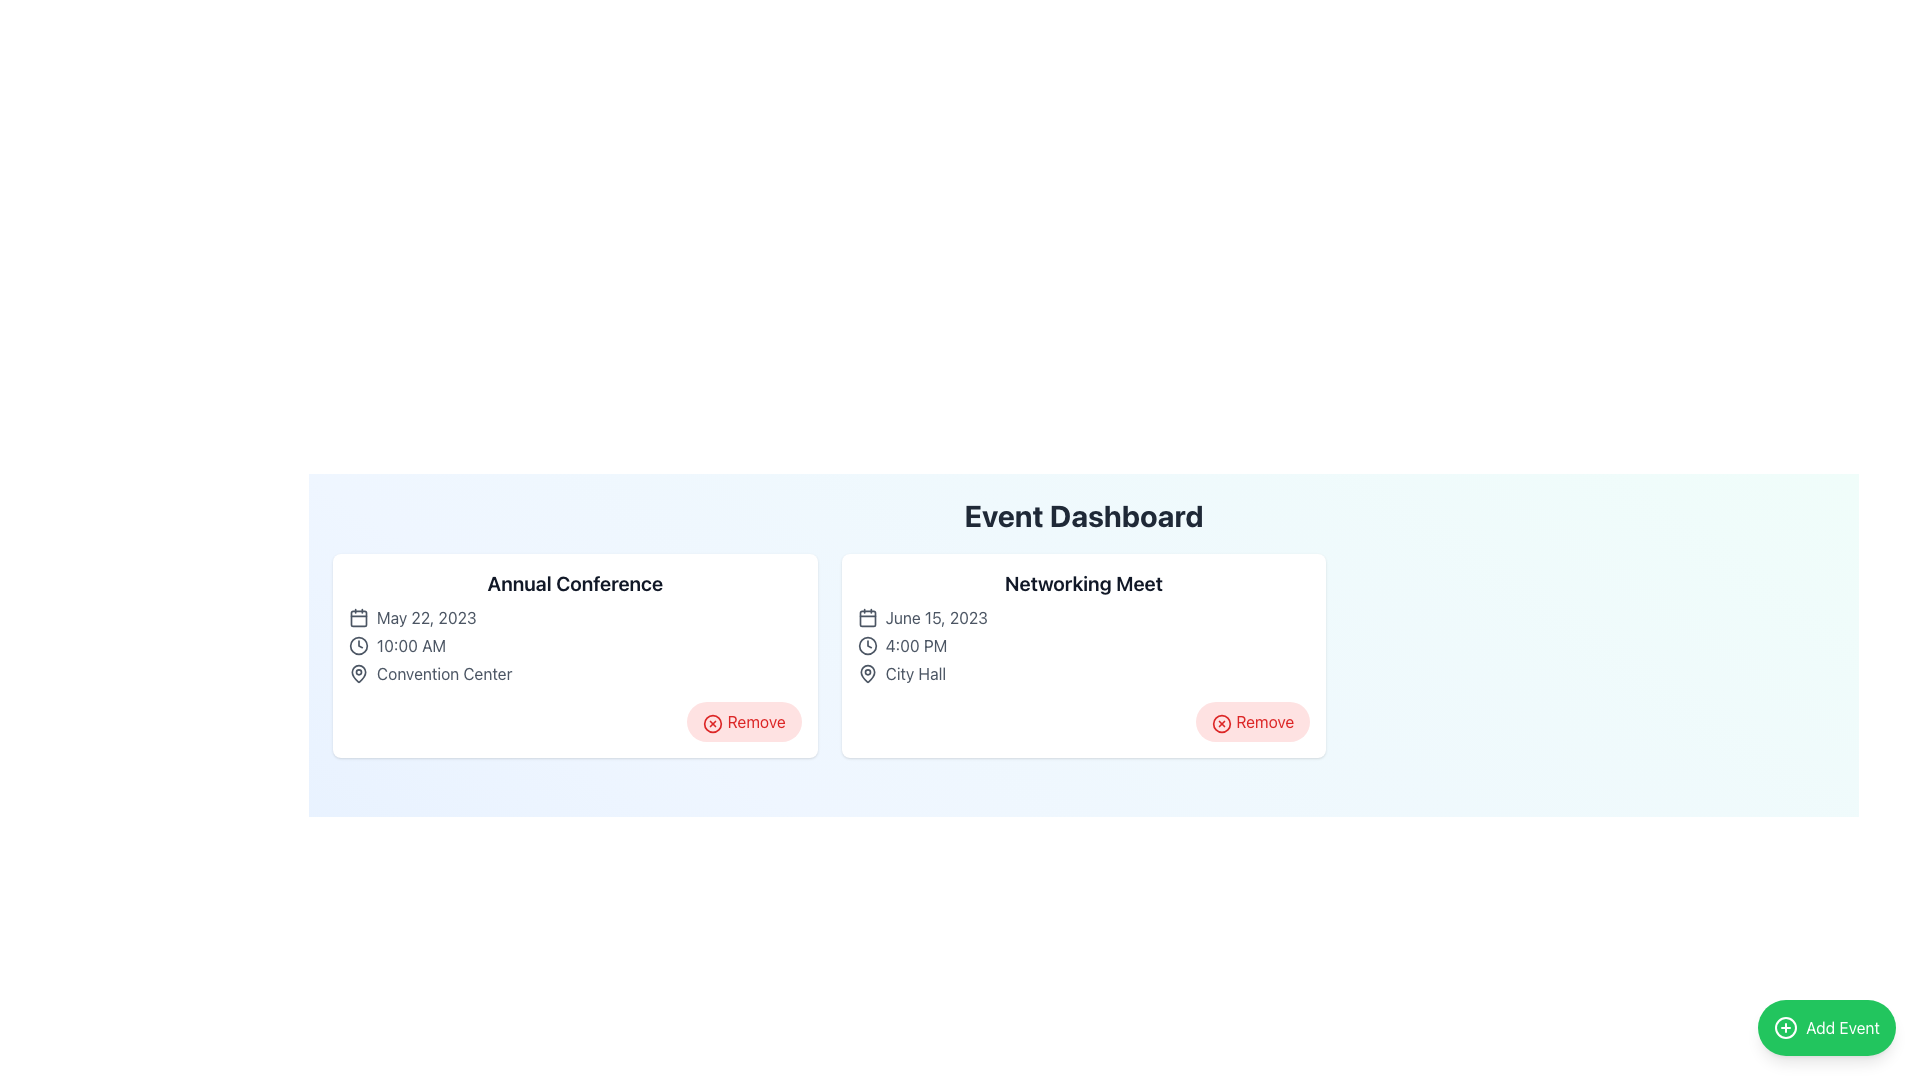 Image resolution: width=1920 pixels, height=1080 pixels. Describe the element at coordinates (425, 616) in the screenshot. I see `text label displaying 'May 22, 2023', which is styled in gray and located next to a calendar icon within the 'Annual Conference' event card` at that location.